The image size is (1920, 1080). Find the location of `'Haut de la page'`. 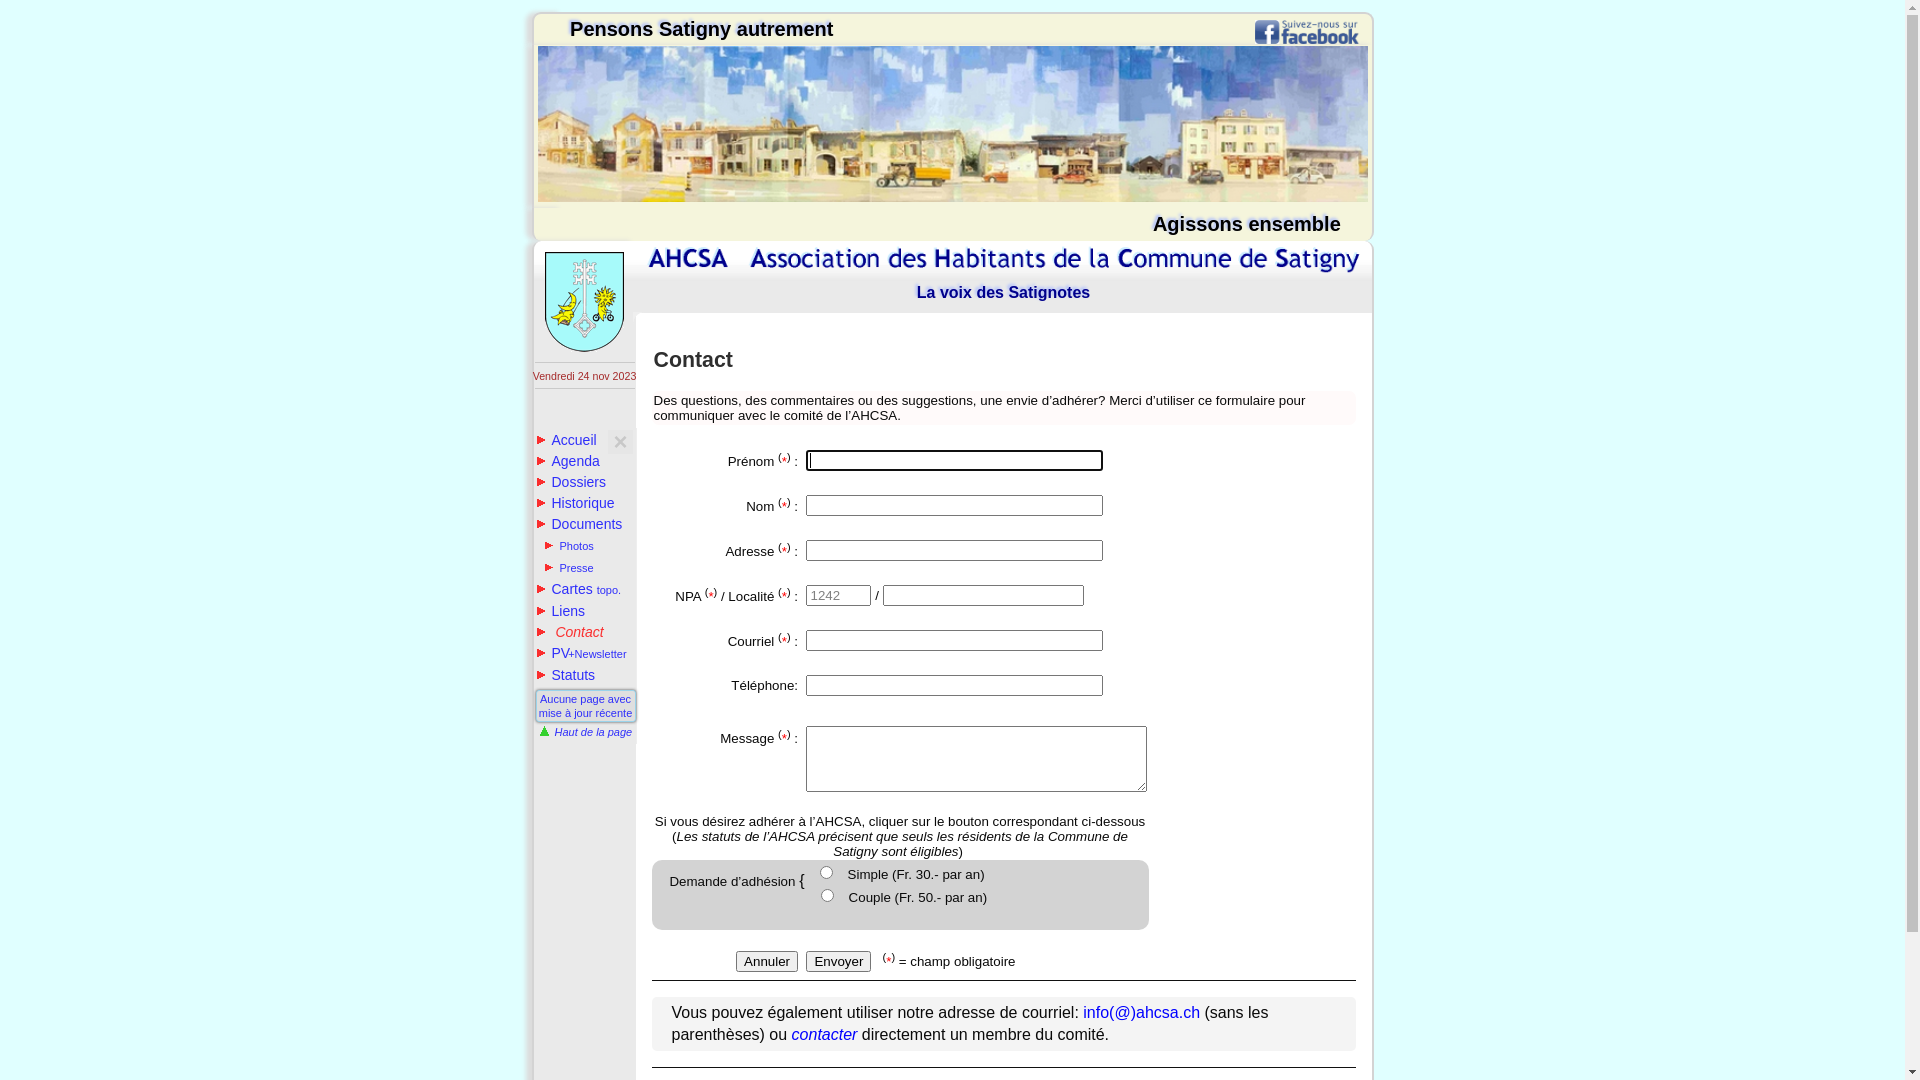

'Haut de la page' is located at coordinates (583, 732).